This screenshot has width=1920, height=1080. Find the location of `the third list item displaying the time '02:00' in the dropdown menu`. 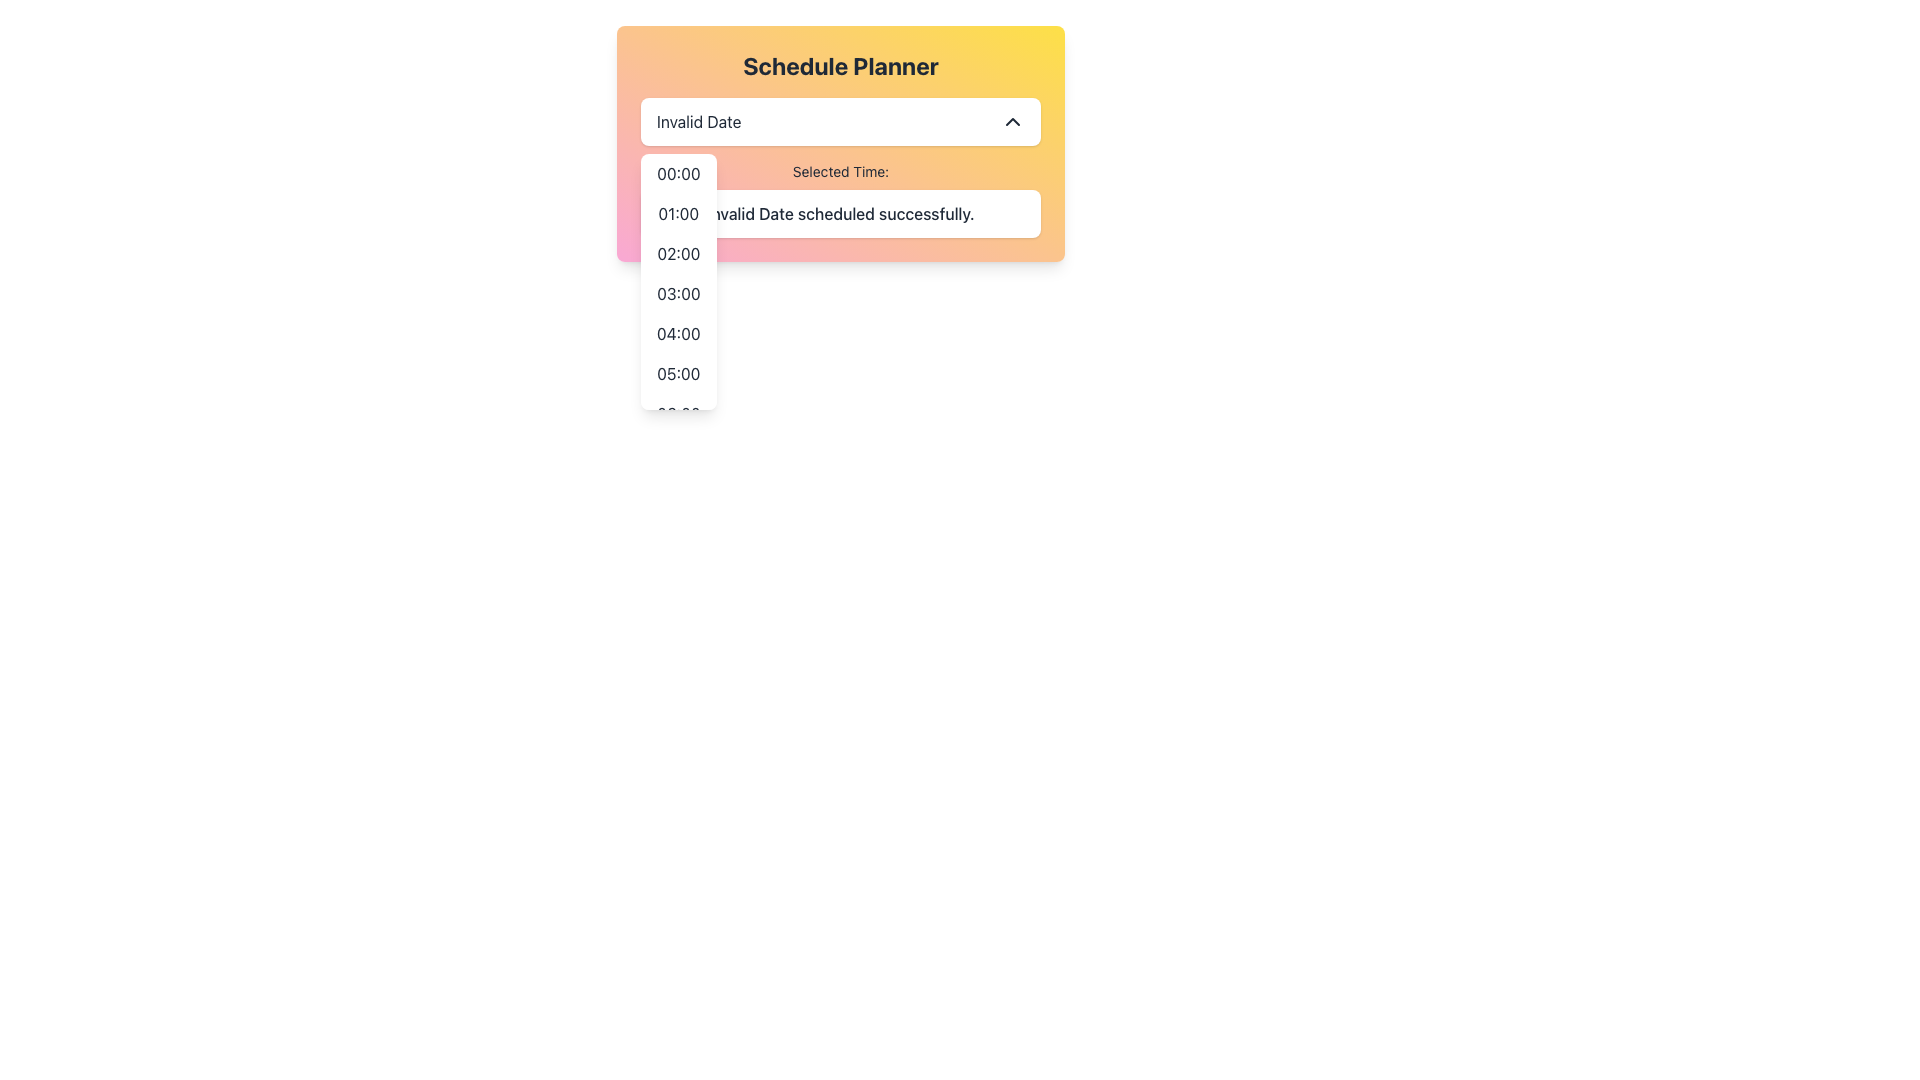

the third list item displaying the time '02:00' in the dropdown menu is located at coordinates (678, 253).